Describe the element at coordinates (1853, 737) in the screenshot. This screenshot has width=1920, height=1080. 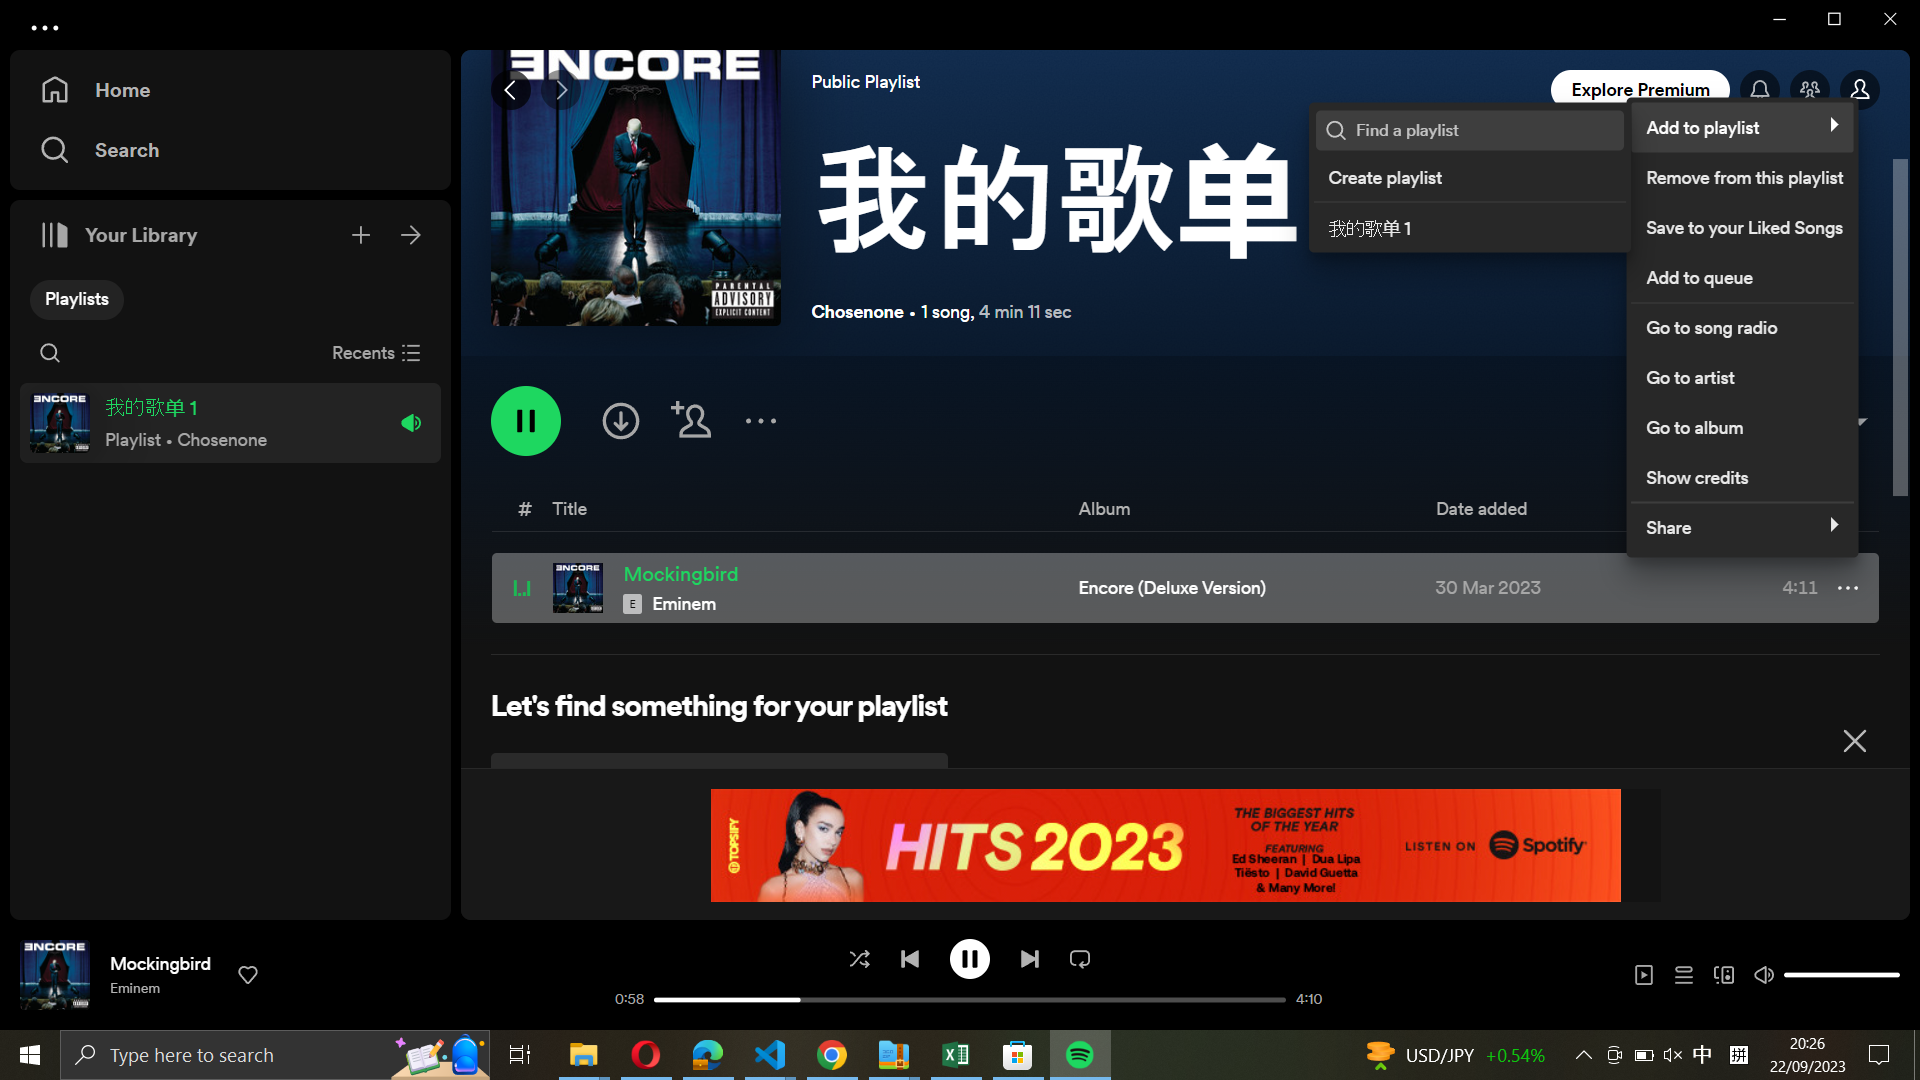
I see `Terminate the ad display` at that location.